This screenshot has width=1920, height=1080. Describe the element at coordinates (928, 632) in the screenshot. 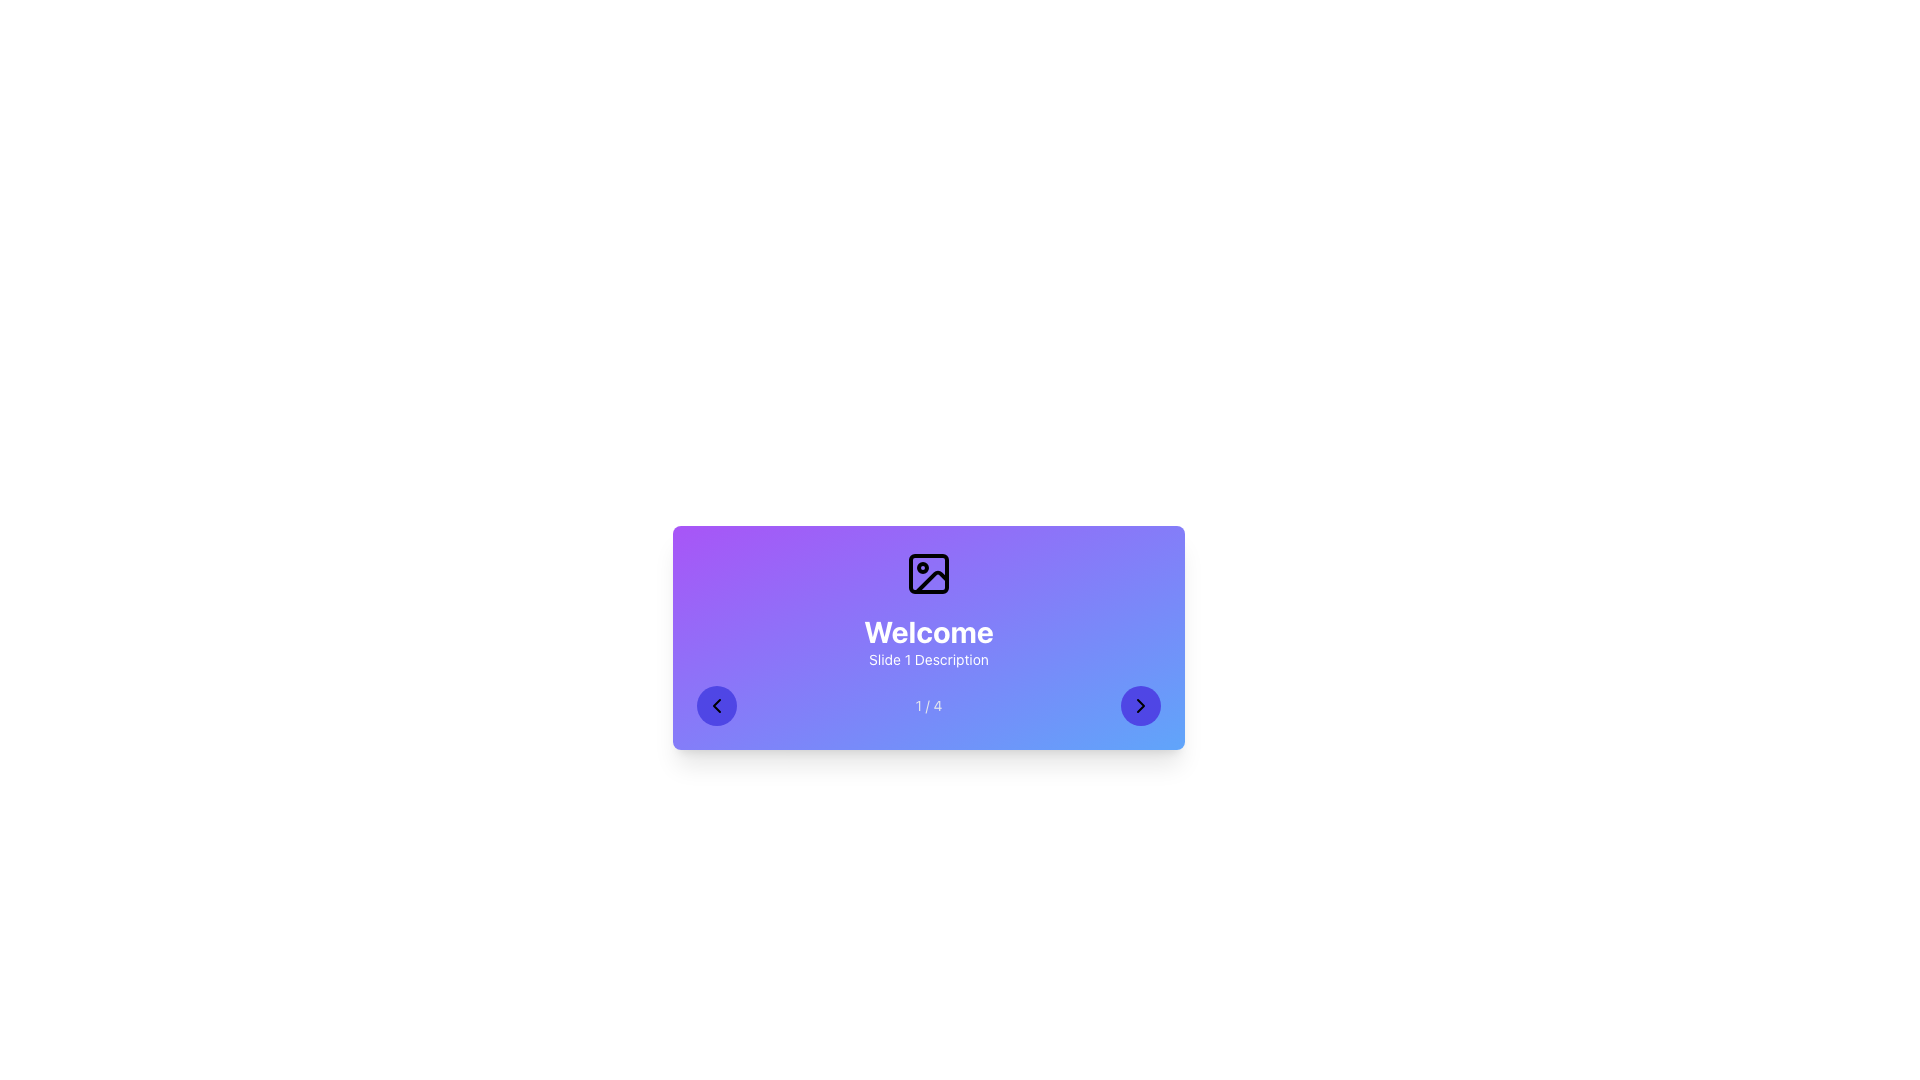

I see `the text label displaying 'Welcome' in bold, large font, which is centrally aligned and has a gradient background of purple and blue shades` at that location.